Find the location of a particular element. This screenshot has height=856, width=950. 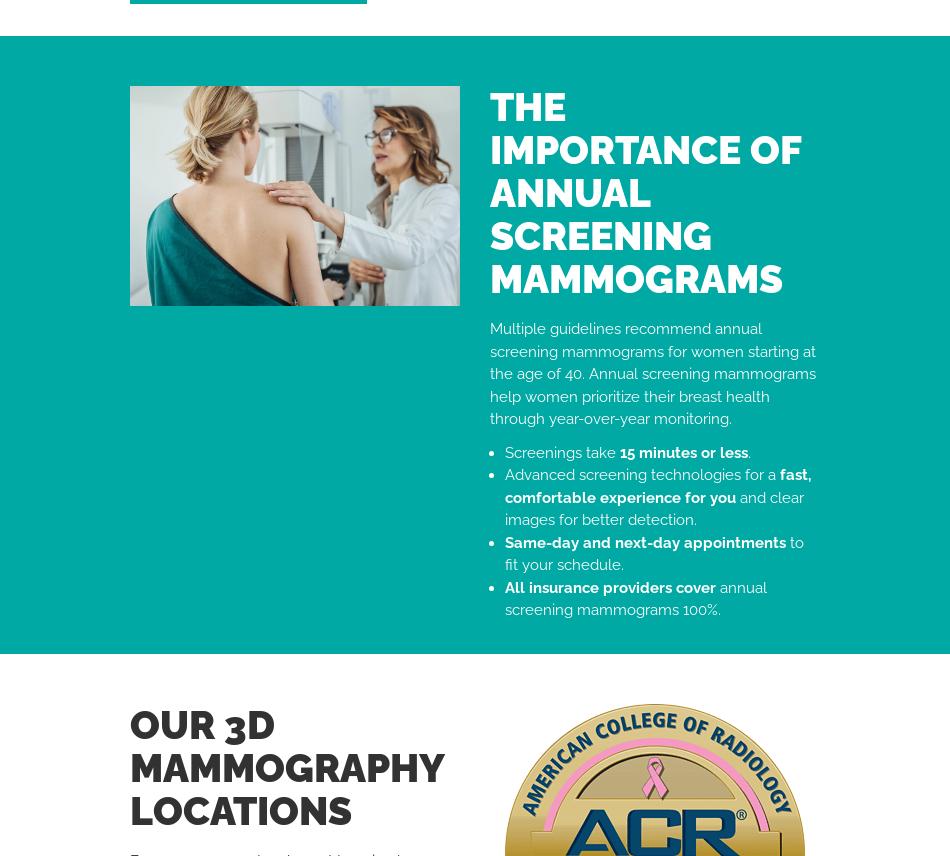

'Our 3D Mammography Locations' is located at coordinates (285, 765).